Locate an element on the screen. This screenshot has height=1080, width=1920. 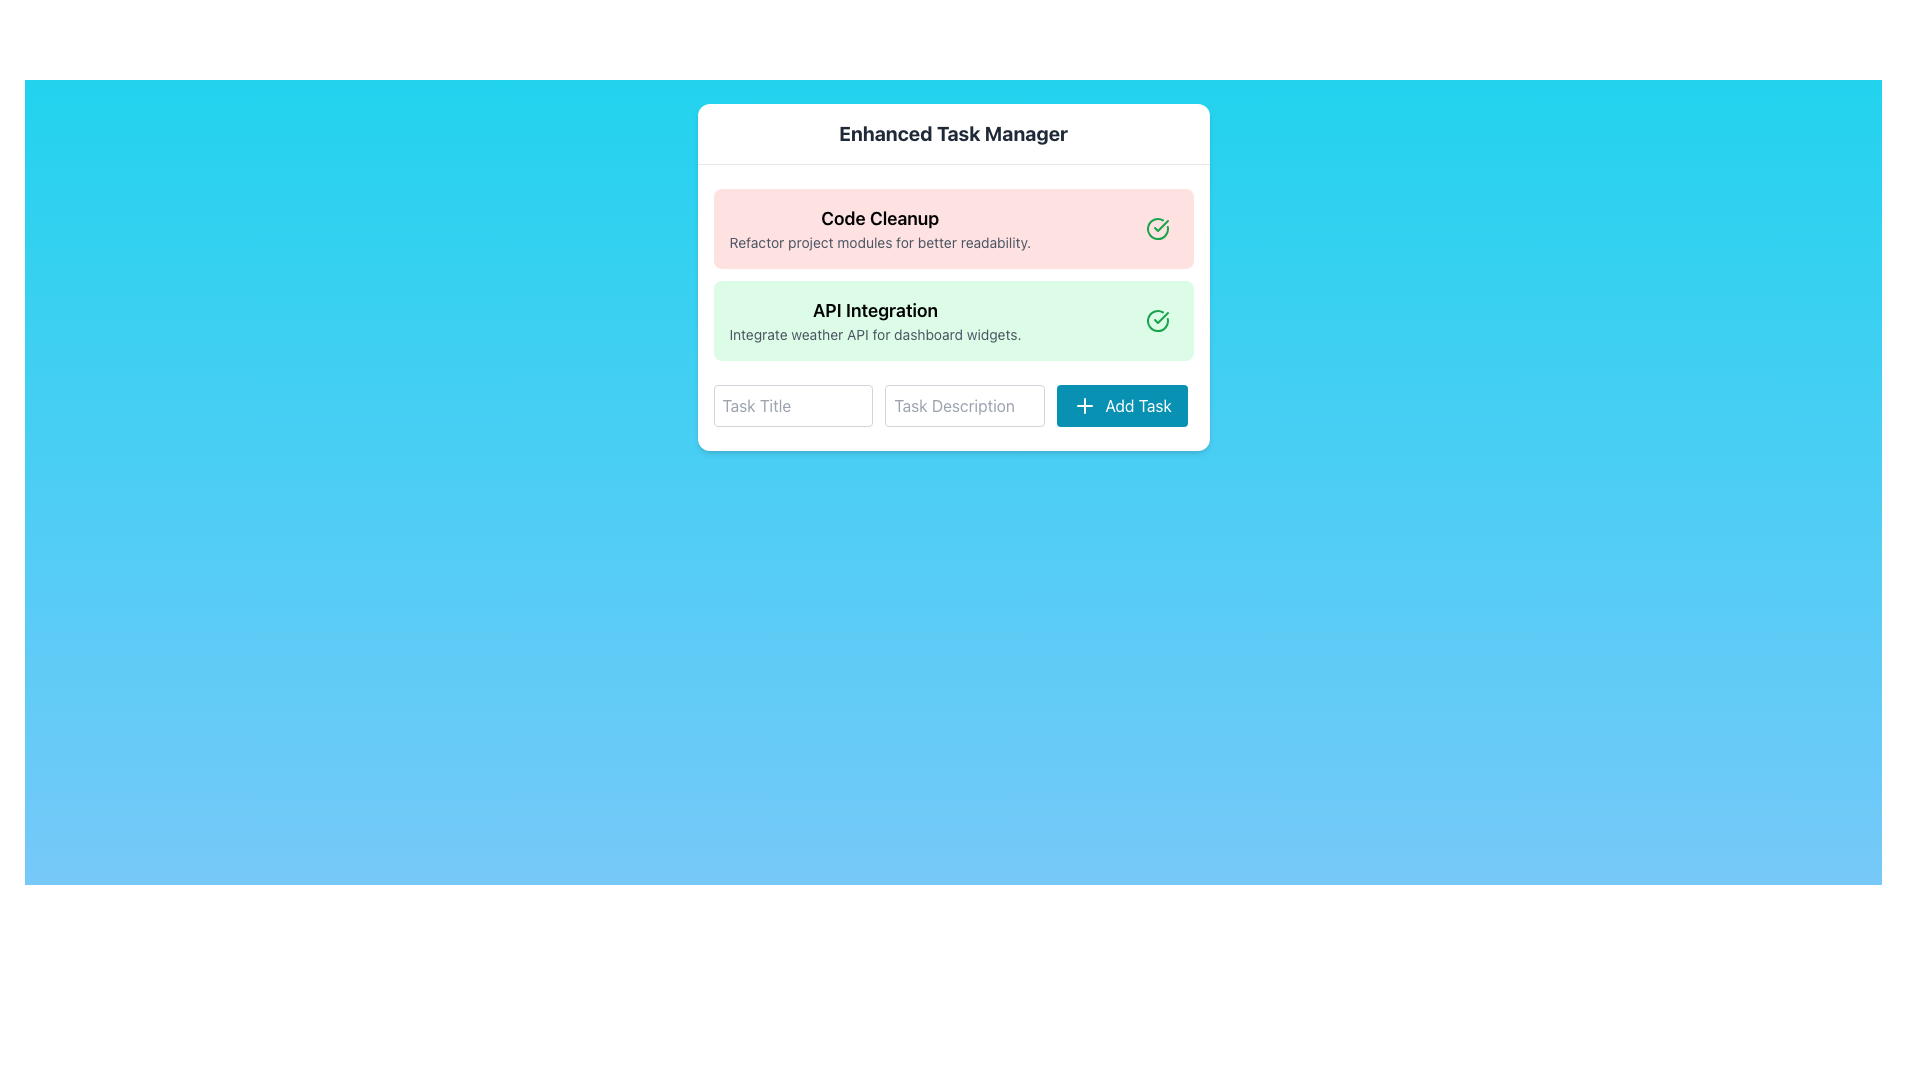
the interactive icon indicating task completion for 'Code Cleanup' is located at coordinates (1157, 227).